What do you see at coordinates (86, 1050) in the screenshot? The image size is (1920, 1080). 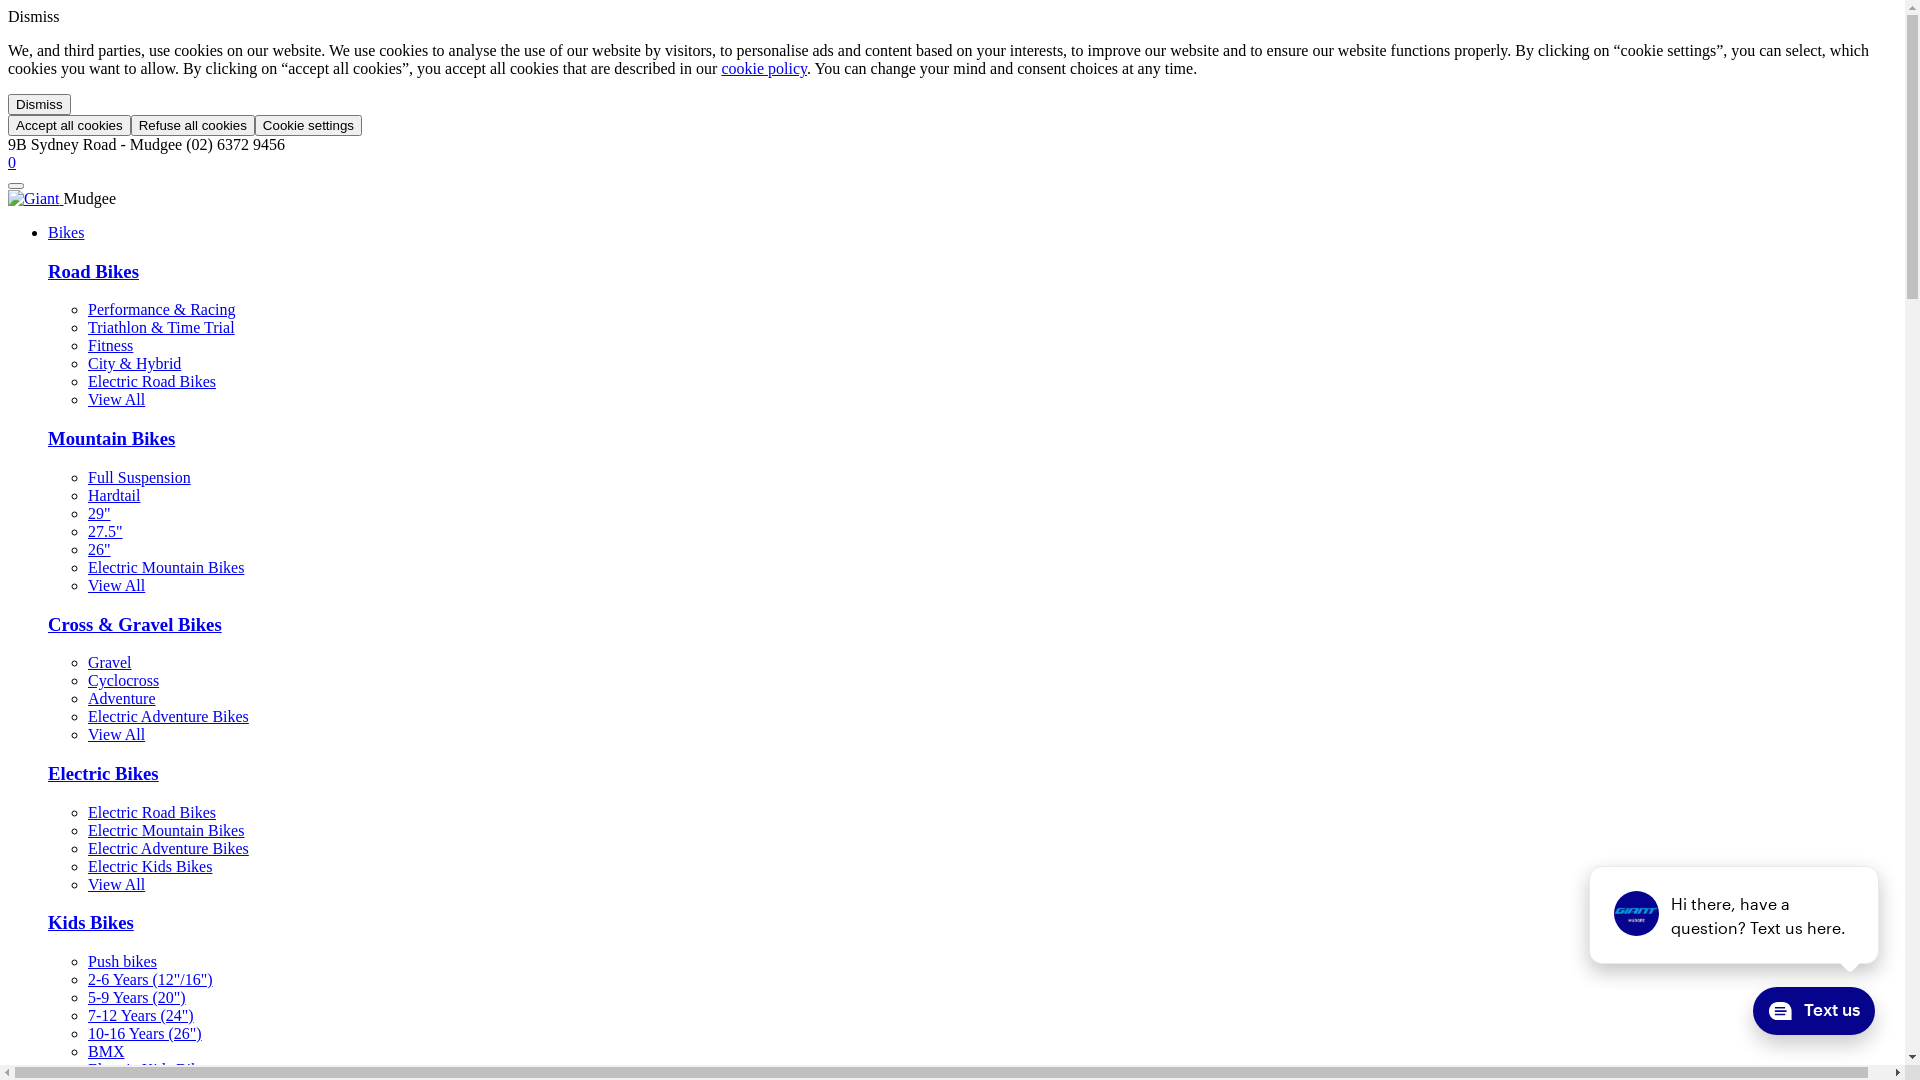 I see `'BMX'` at bounding box center [86, 1050].